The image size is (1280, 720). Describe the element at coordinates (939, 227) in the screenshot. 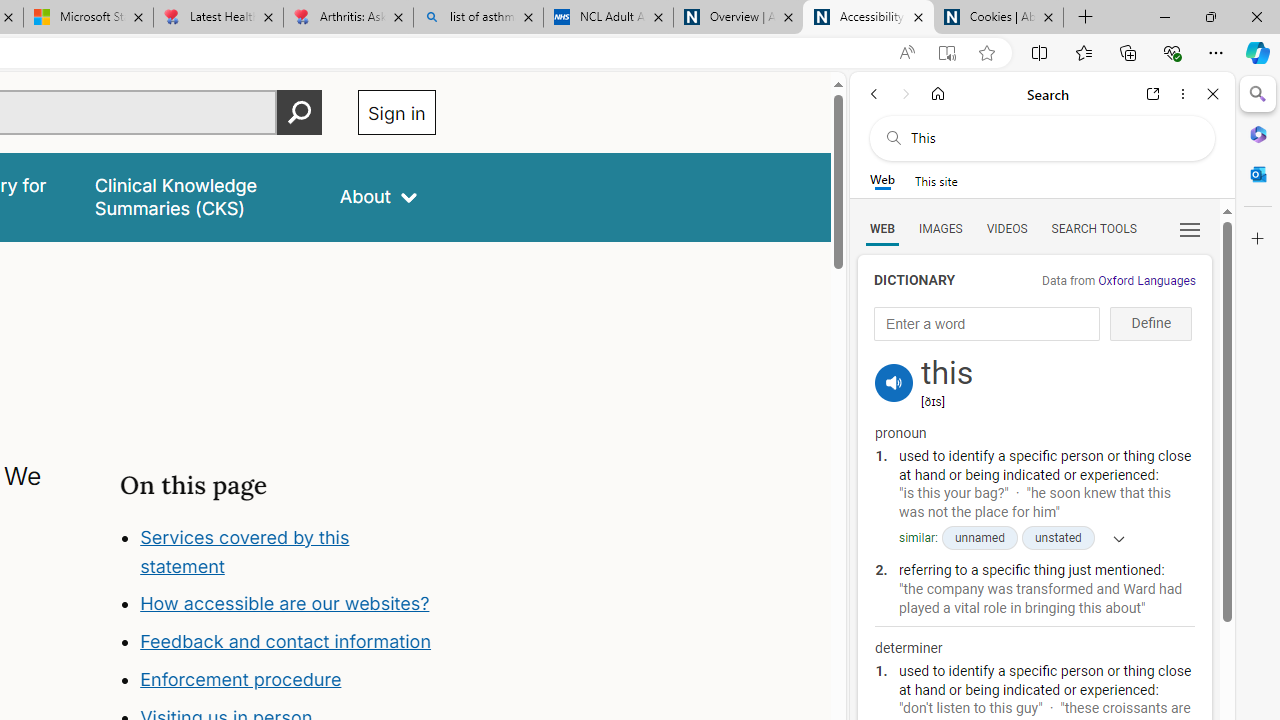

I see `'Search Filter, IMAGES'` at that location.